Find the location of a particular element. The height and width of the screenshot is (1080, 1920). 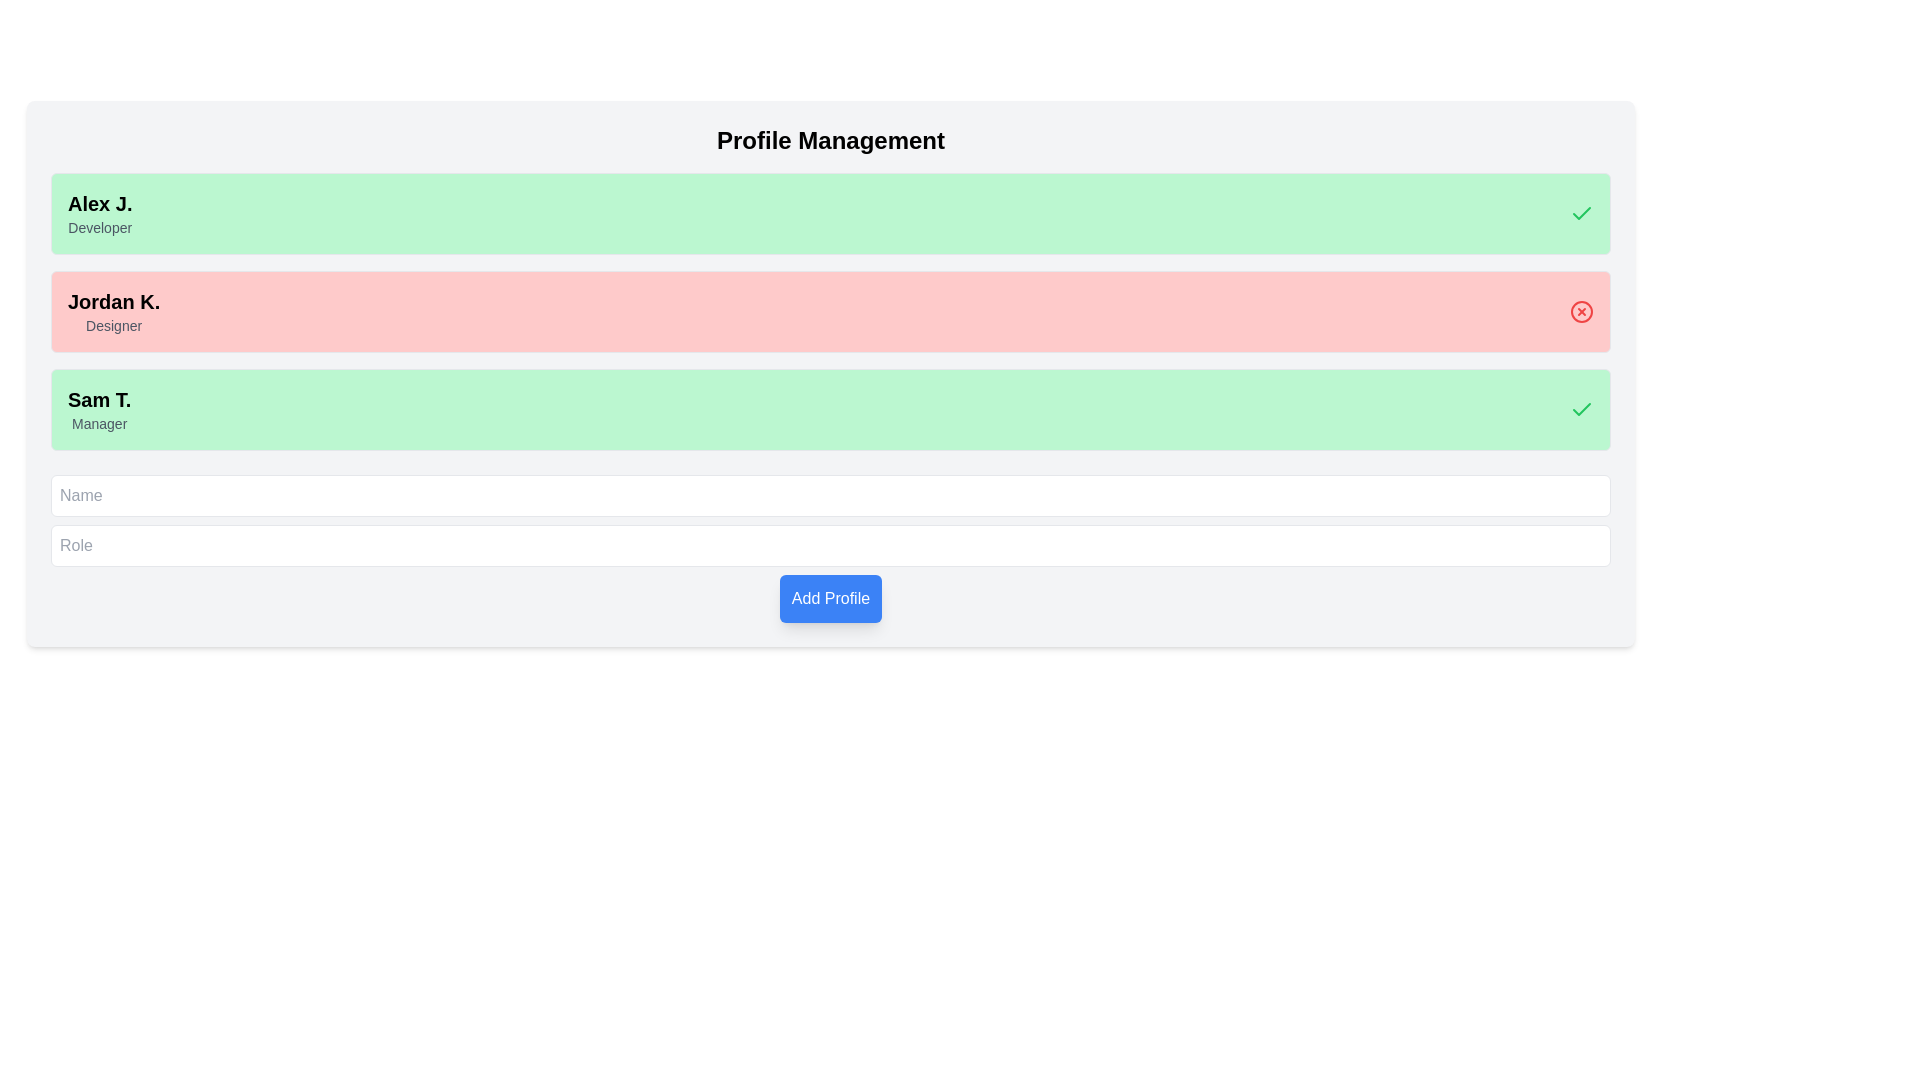

user's profile name 'Sam T.' and their associated role 'Manager.' displayed in the text area located in the lower half of the list of profiles, positioned below 'Jordan K. Designer.' is located at coordinates (98, 408).